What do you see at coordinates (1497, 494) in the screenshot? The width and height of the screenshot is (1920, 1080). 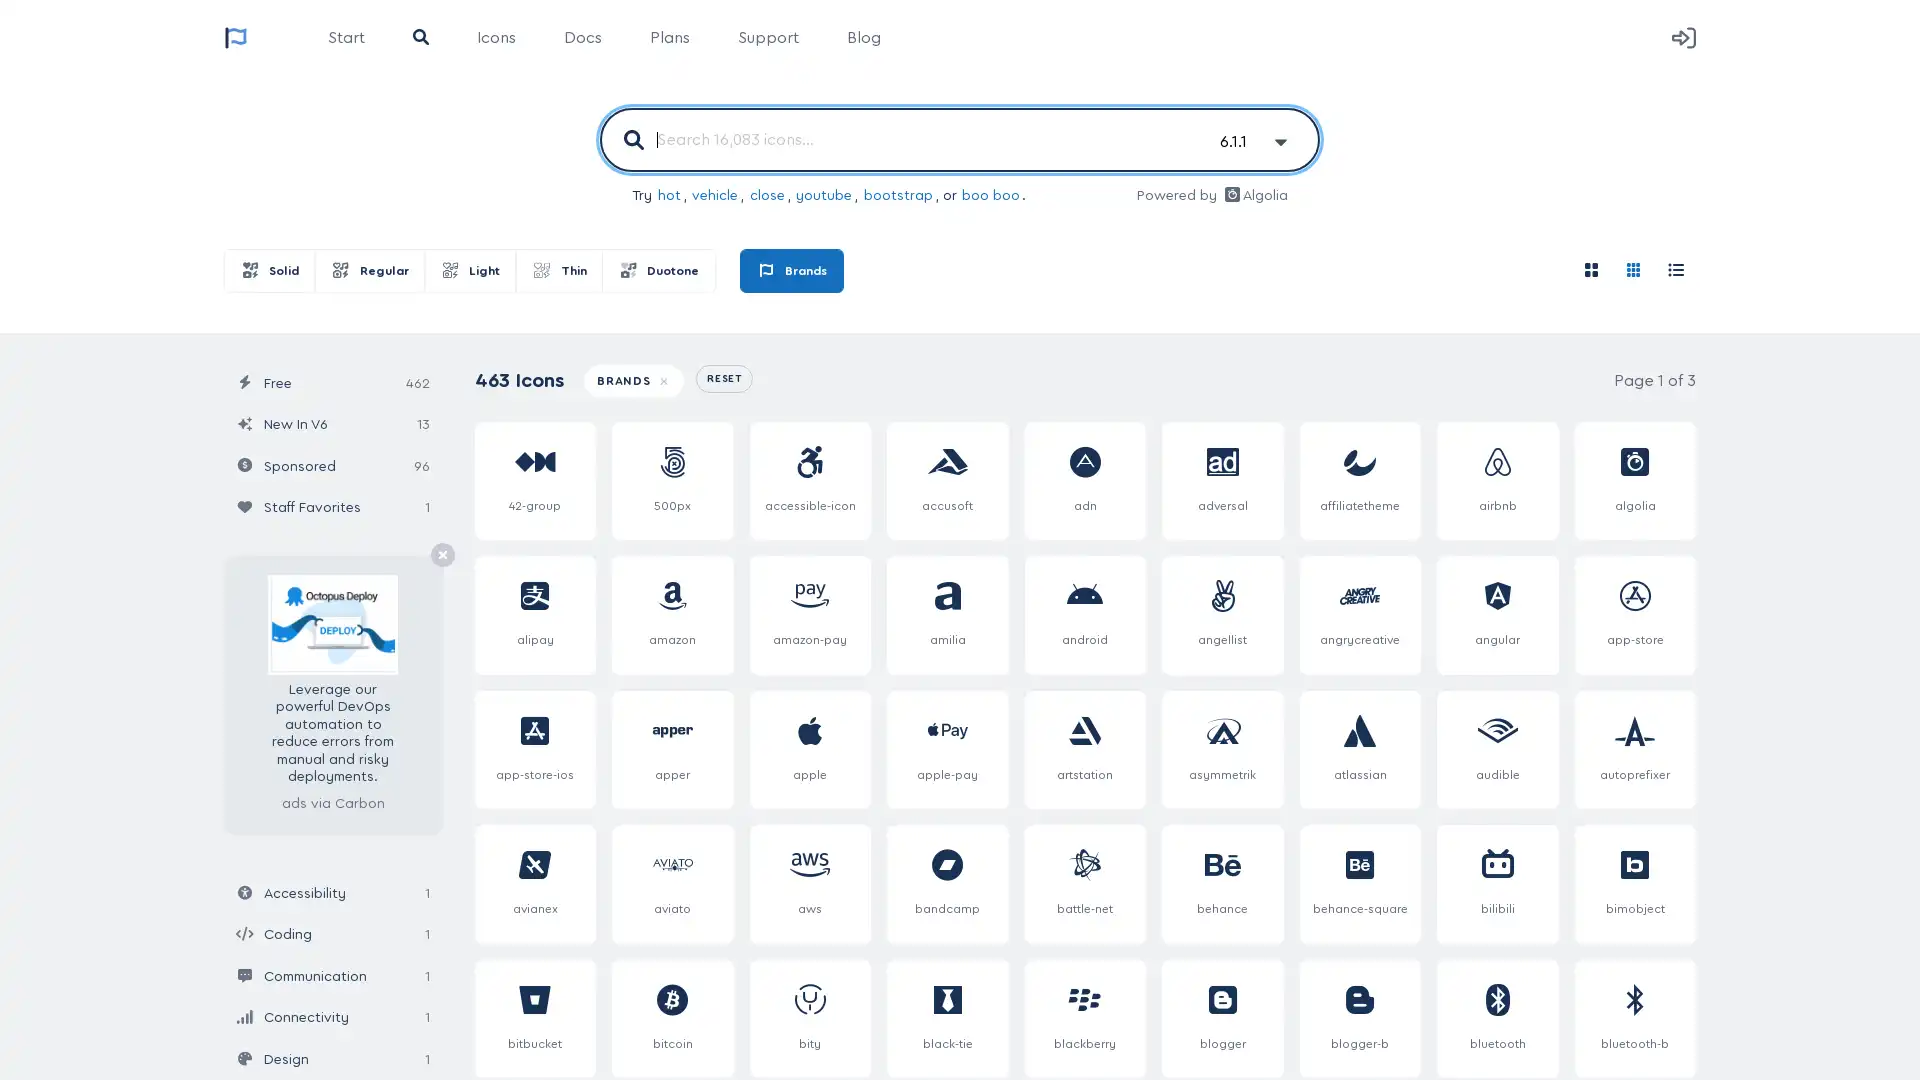 I see `airbnb` at bounding box center [1497, 494].